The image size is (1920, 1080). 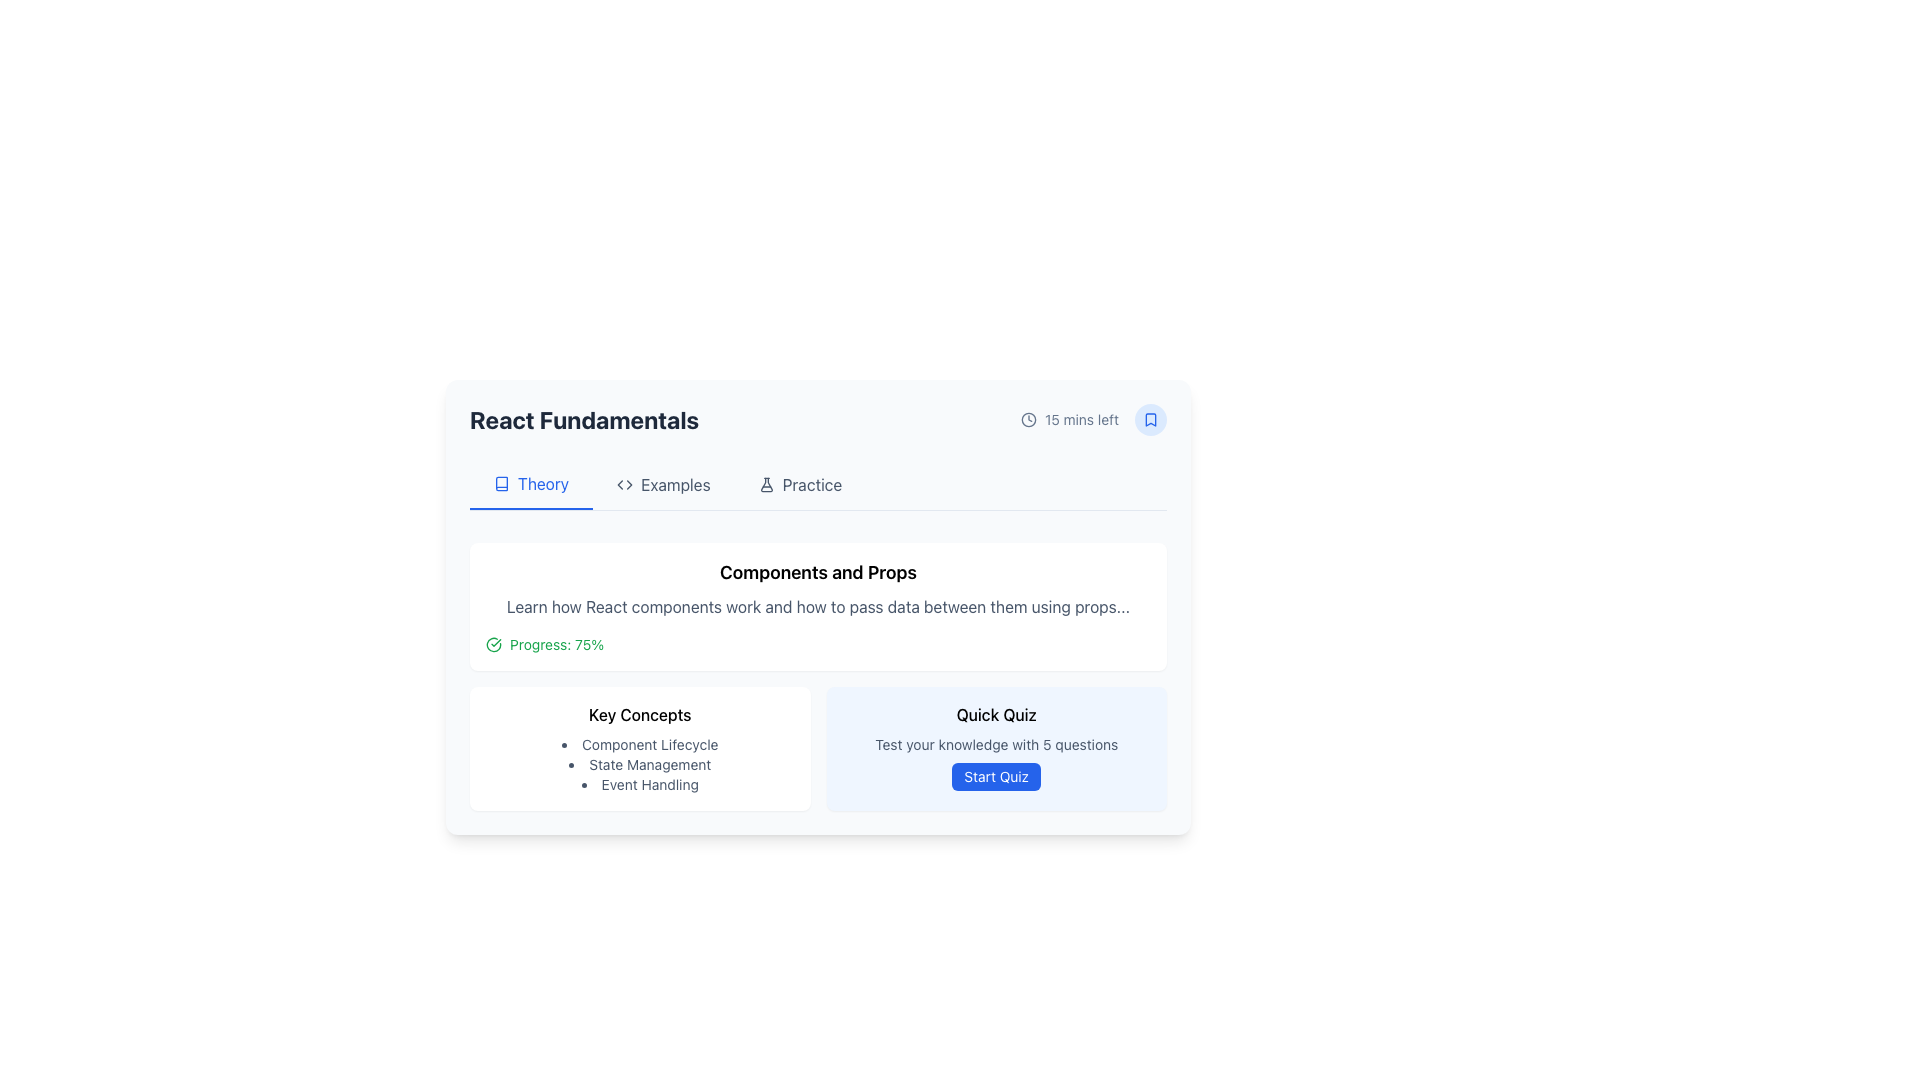 What do you see at coordinates (1151, 419) in the screenshot?
I see `the bookmark IconButton located at the top-right corner of the 'React Fundamentals' card` at bounding box center [1151, 419].